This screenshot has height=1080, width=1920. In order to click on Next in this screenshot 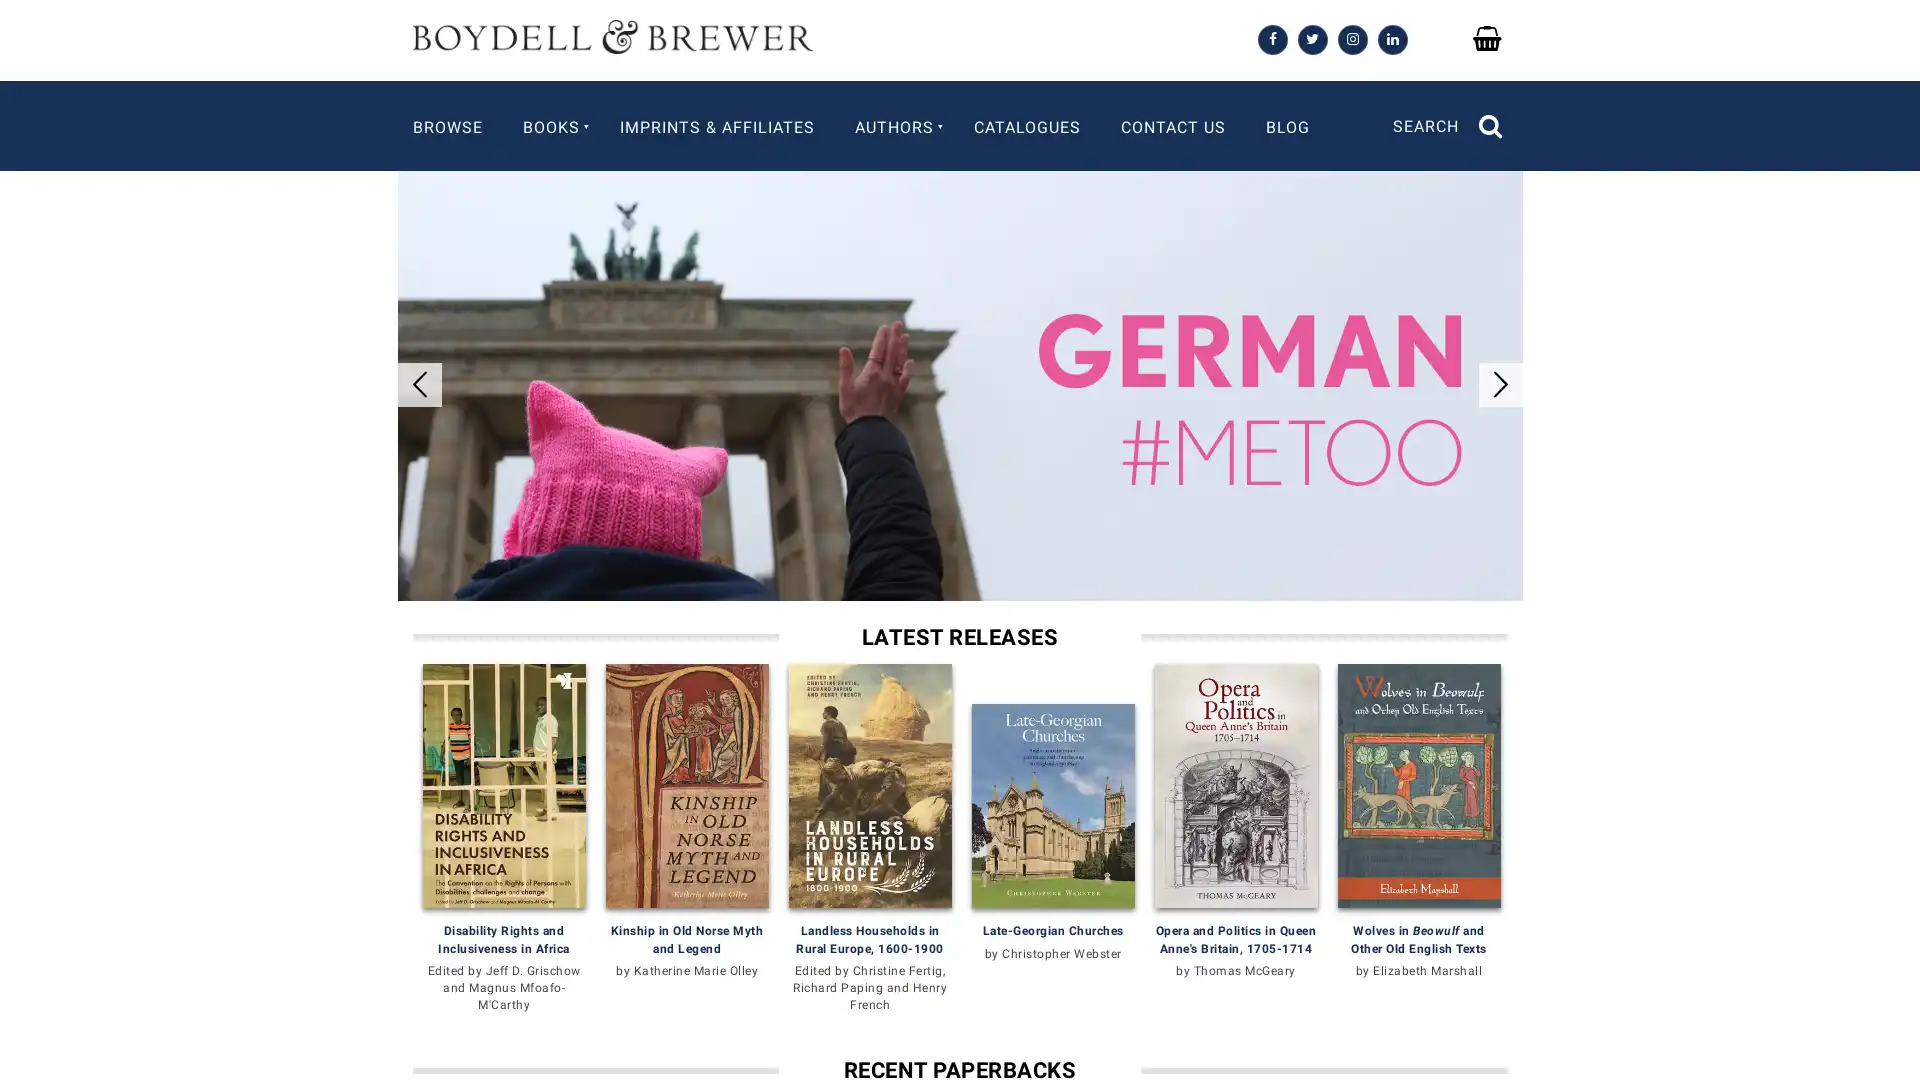, I will do `click(1499, 353)`.